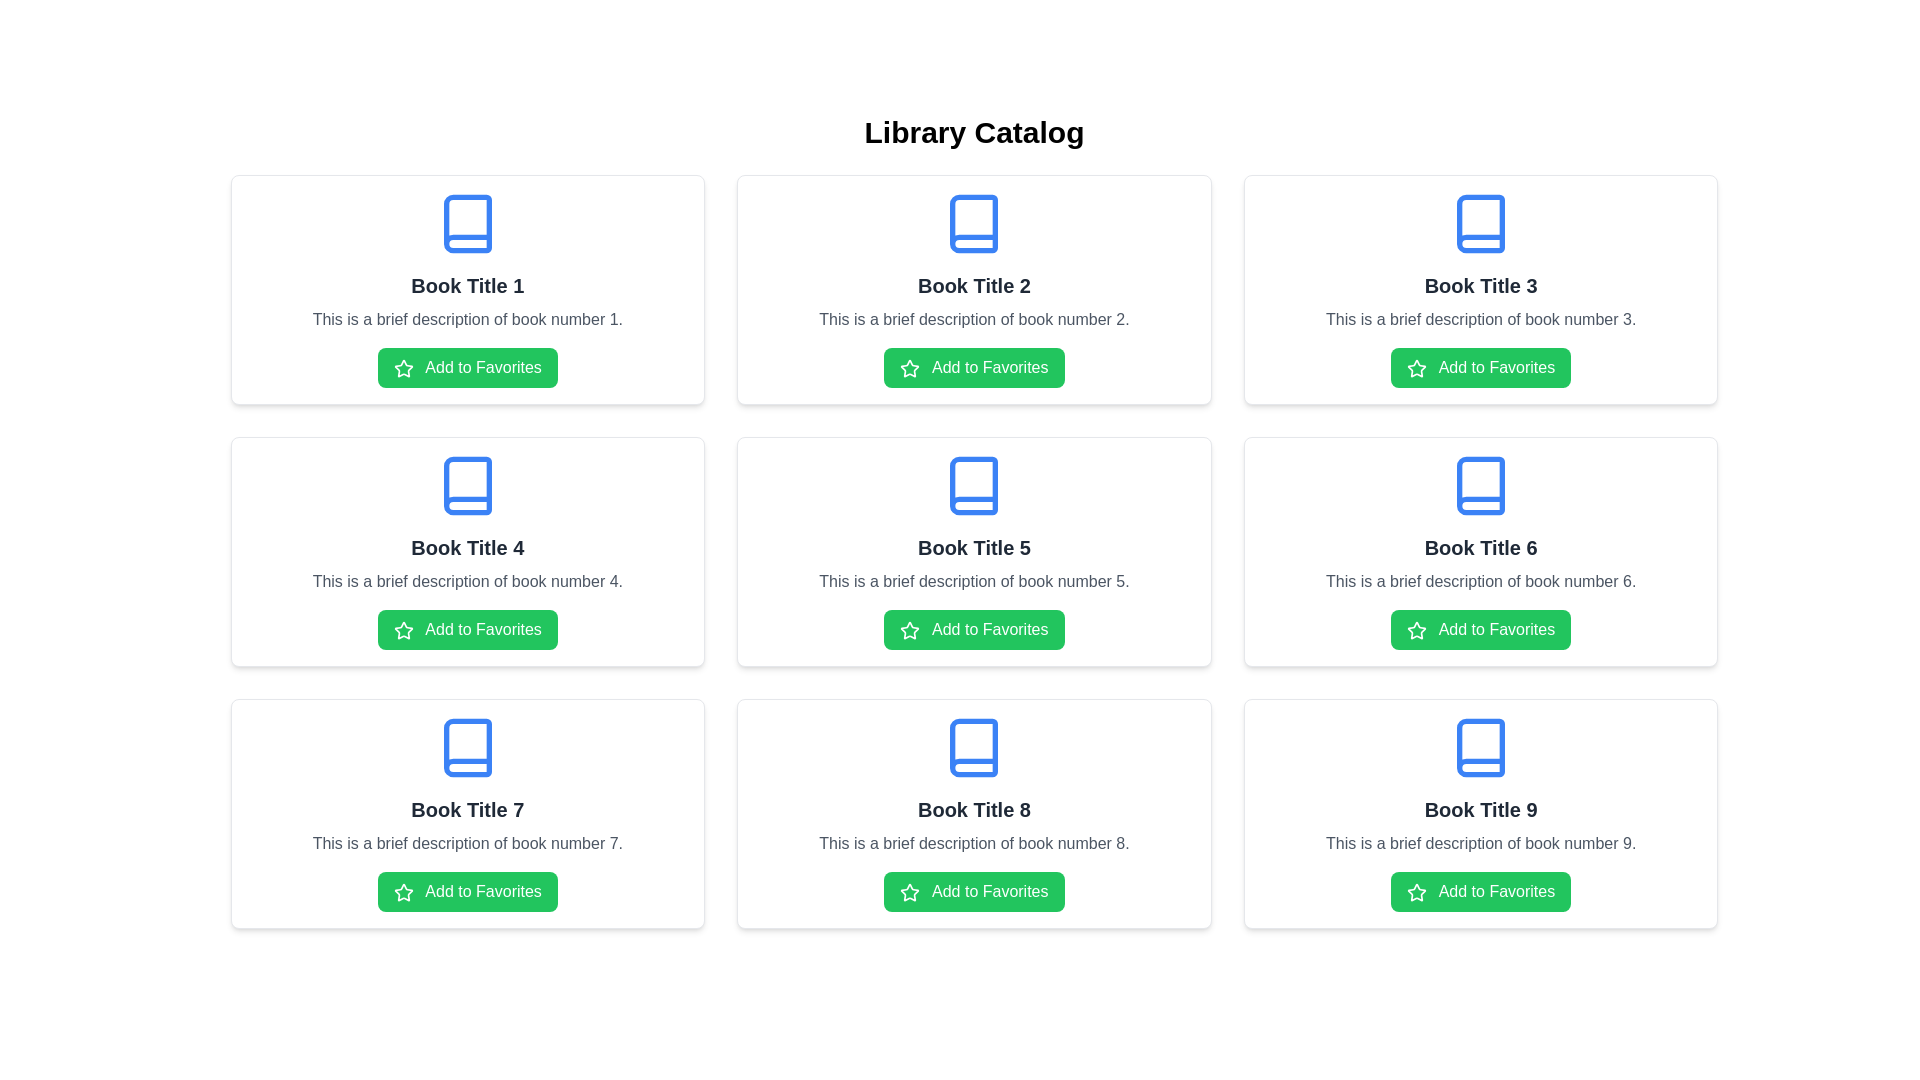 The image size is (1920, 1080). What do you see at coordinates (974, 319) in the screenshot?
I see `the descriptive text associated with 'Book Title 2', located in the middle row of the grid layout, which provides additional information about the book` at bounding box center [974, 319].